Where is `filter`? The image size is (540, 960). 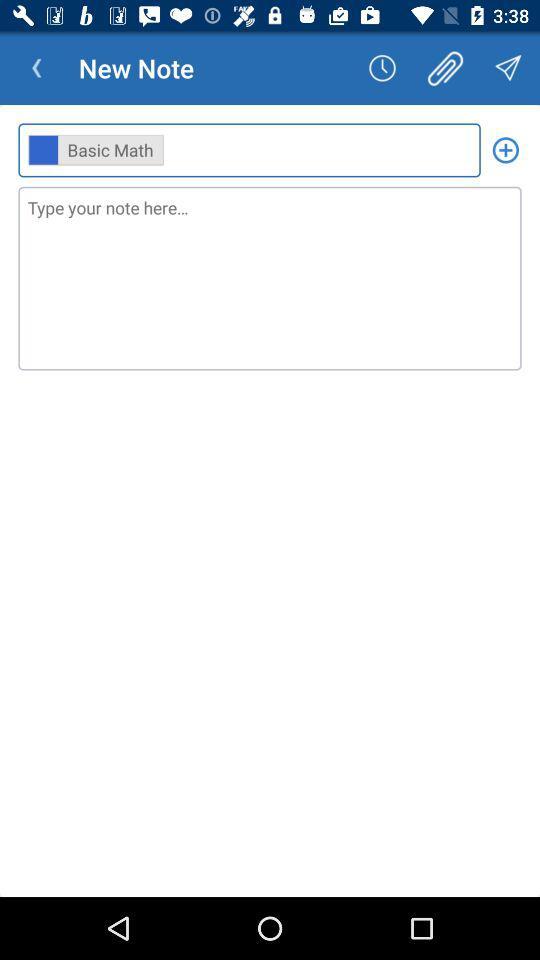
filter is located at coordinates (504, 149).